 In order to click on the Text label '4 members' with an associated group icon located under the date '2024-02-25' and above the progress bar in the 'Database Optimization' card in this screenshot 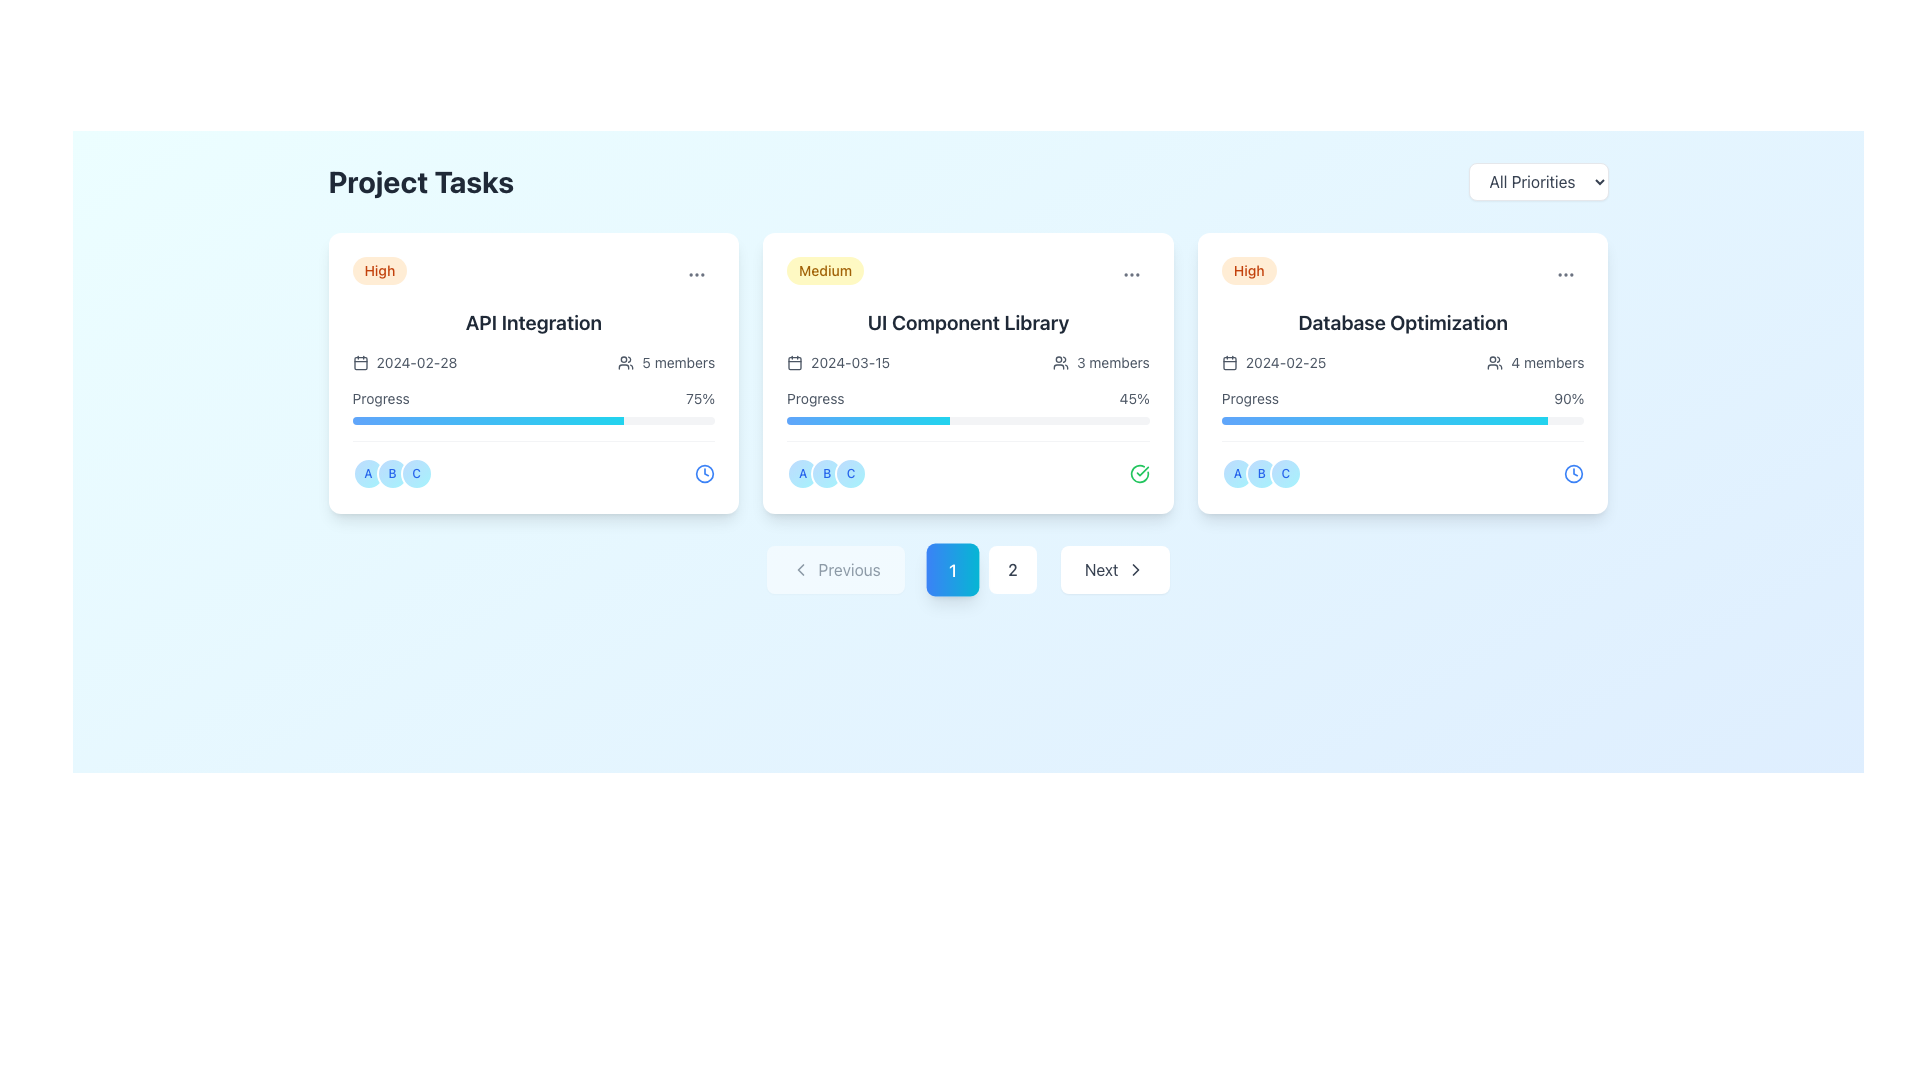, I will do `click(1535, 362)`.